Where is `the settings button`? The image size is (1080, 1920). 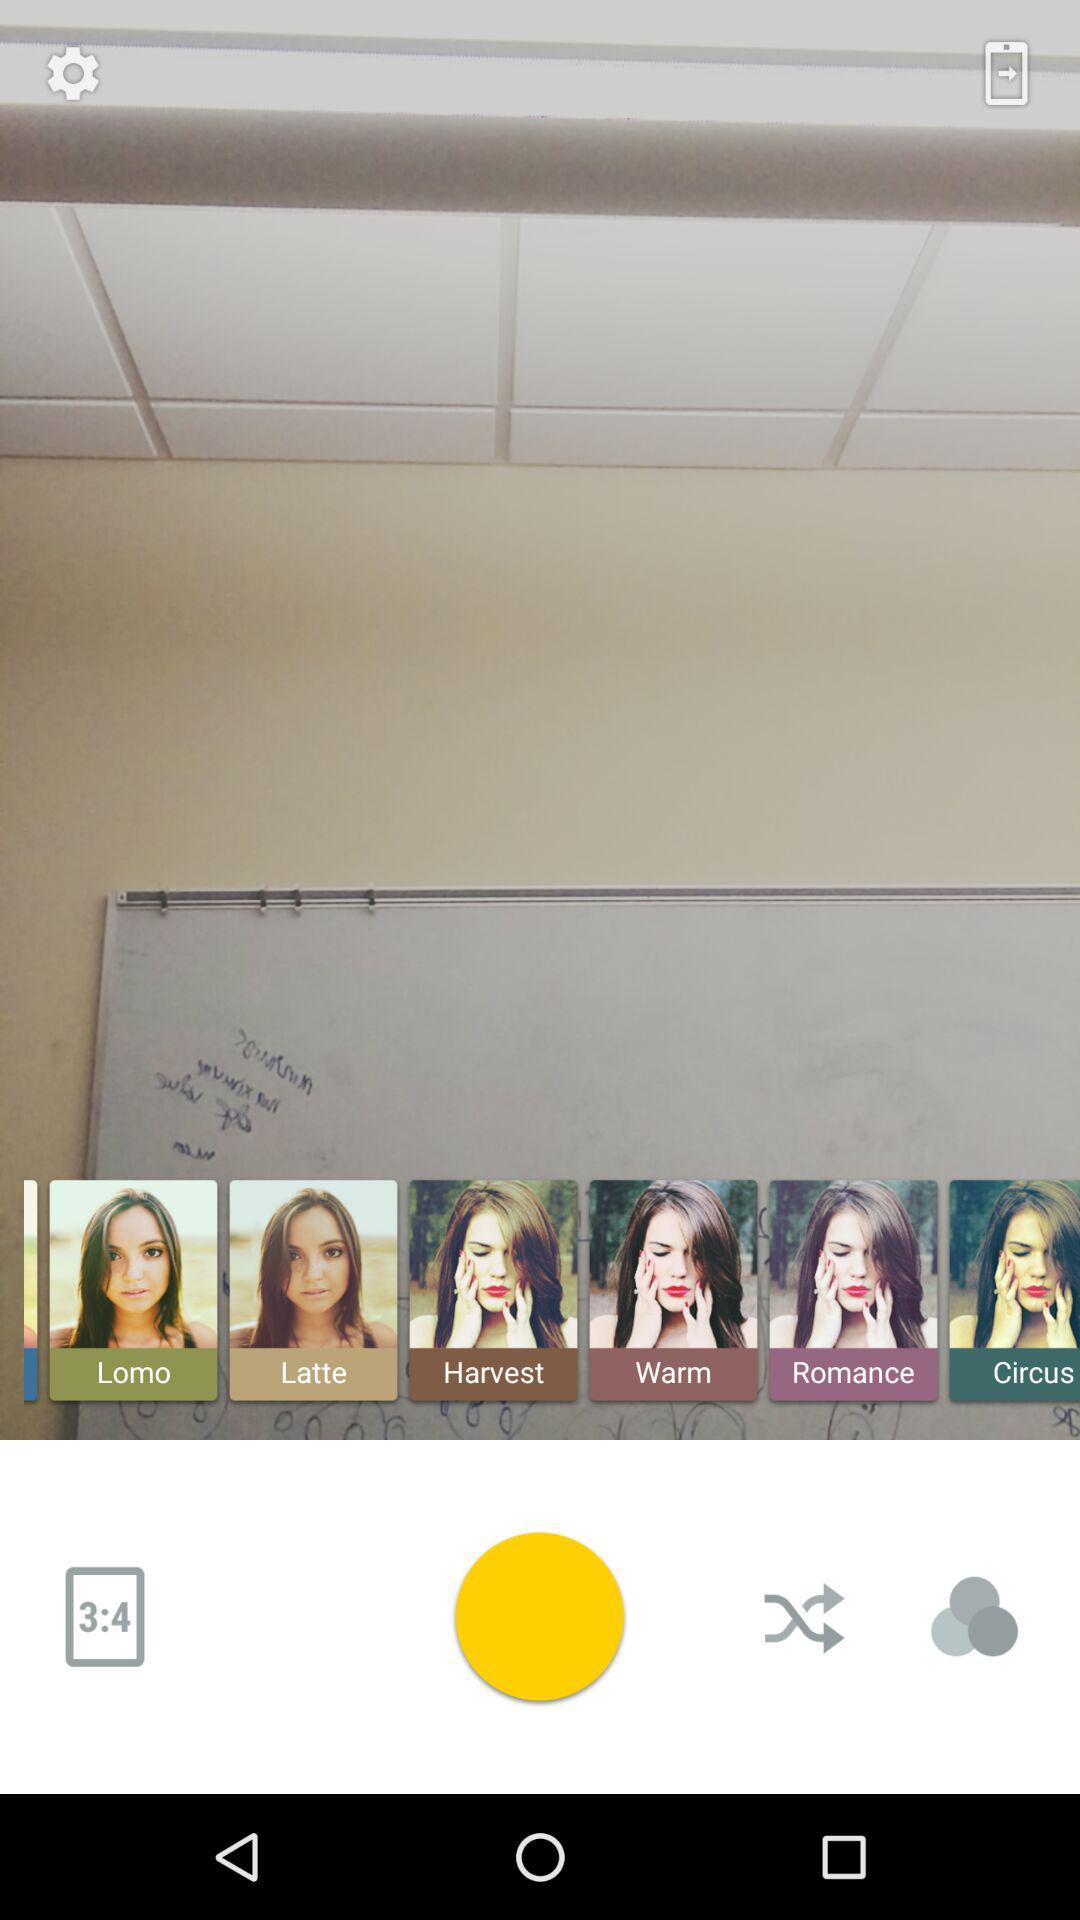 the settings button is located at coordinates (72, 73).